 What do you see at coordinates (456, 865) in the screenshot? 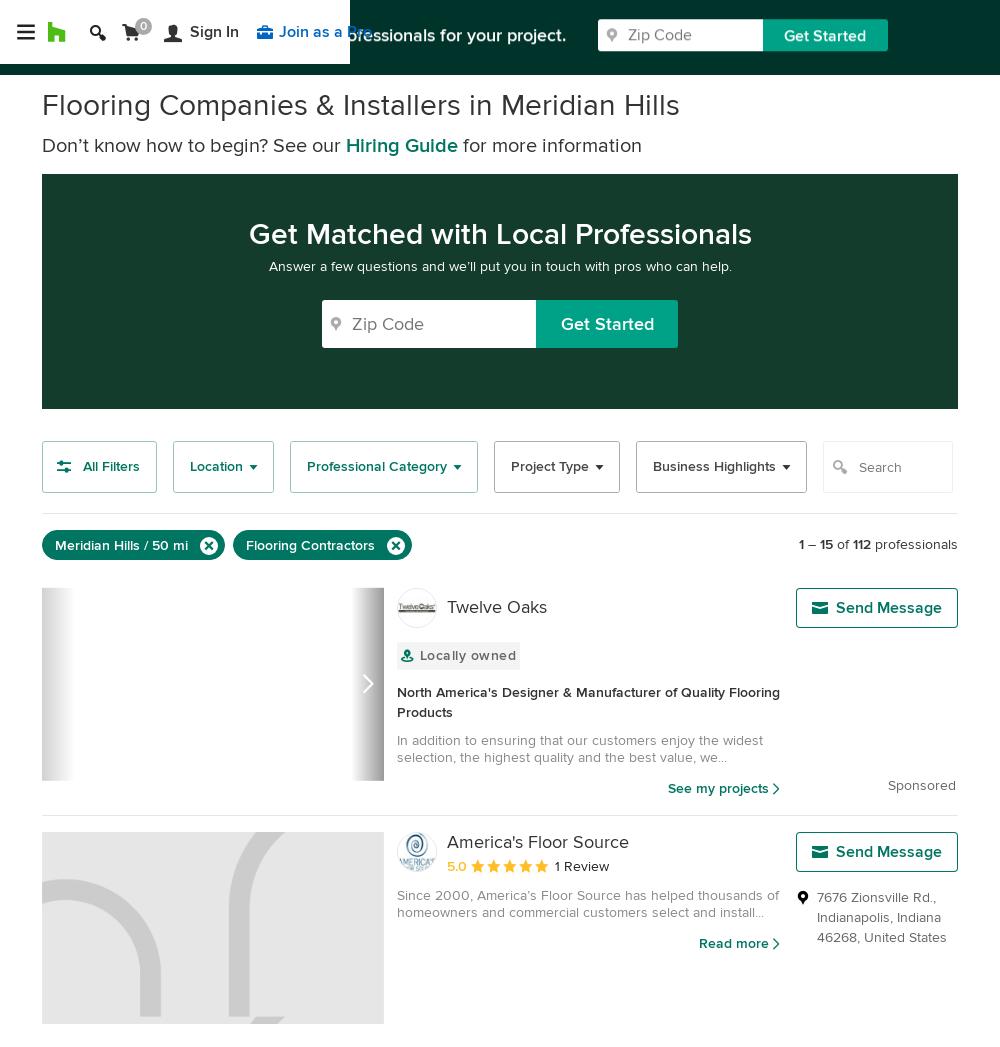
I see `'5.0'` at bounding box center [456, 865].